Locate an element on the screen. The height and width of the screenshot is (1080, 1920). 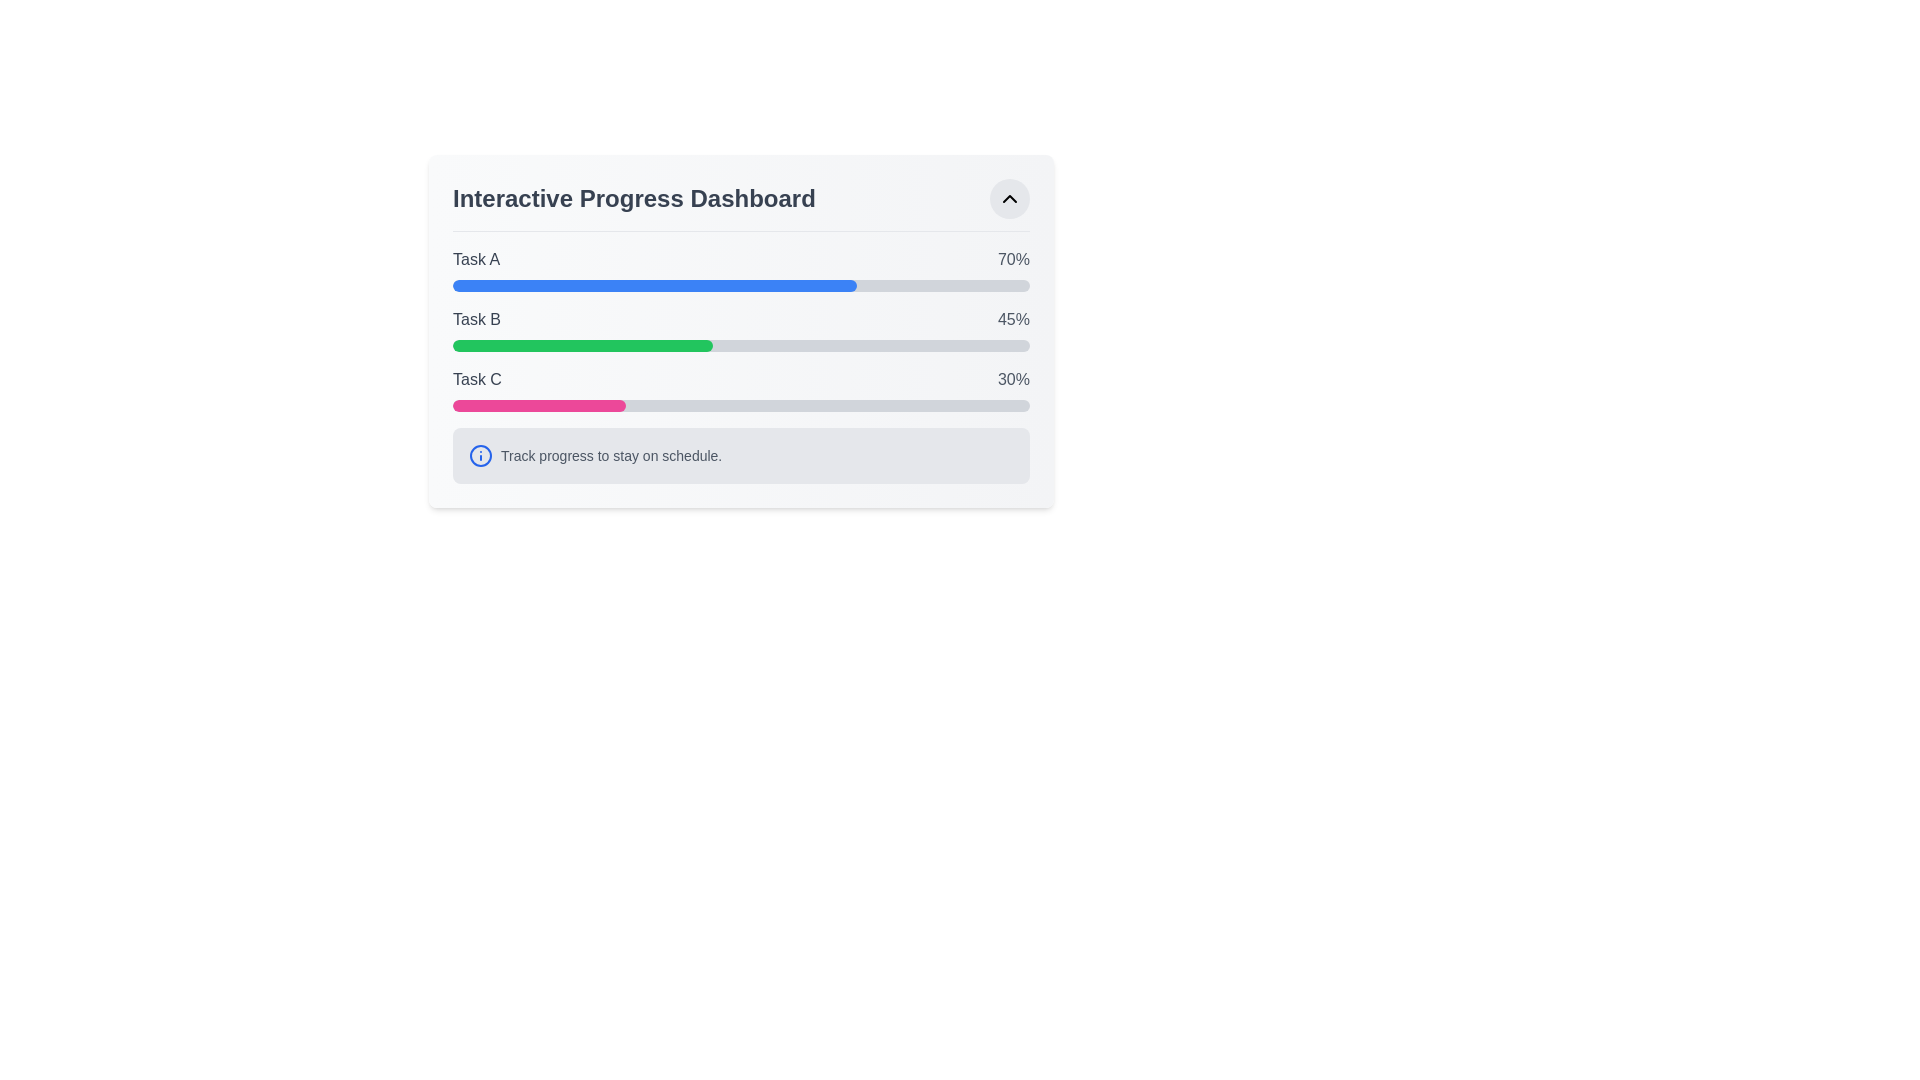
the progress indicator for 'Task A', which displays a percentage label of '70%' and a blue progress bar indicating the completion status is located at coordinates (740, 270).